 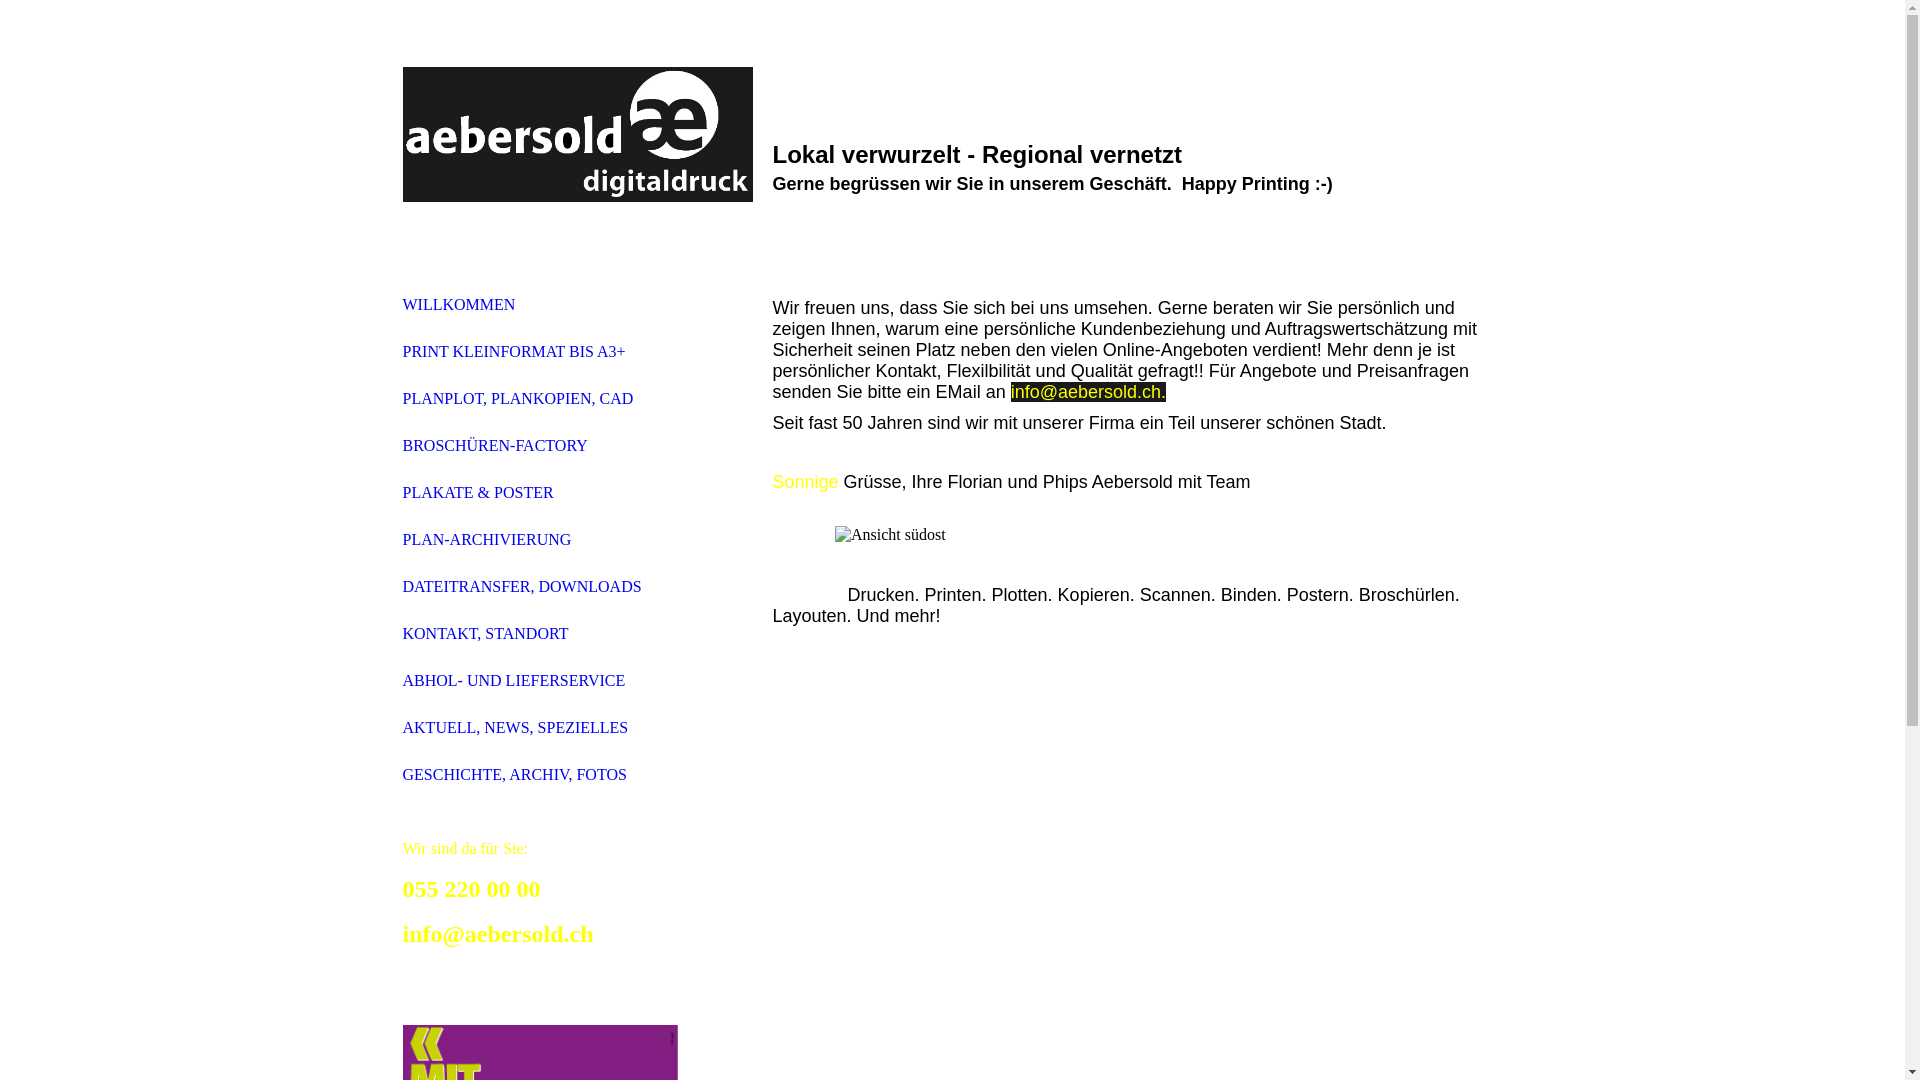 I want to click on 'ABHOL- UND LIEFERSERVICE', so click(x=401, y=679).